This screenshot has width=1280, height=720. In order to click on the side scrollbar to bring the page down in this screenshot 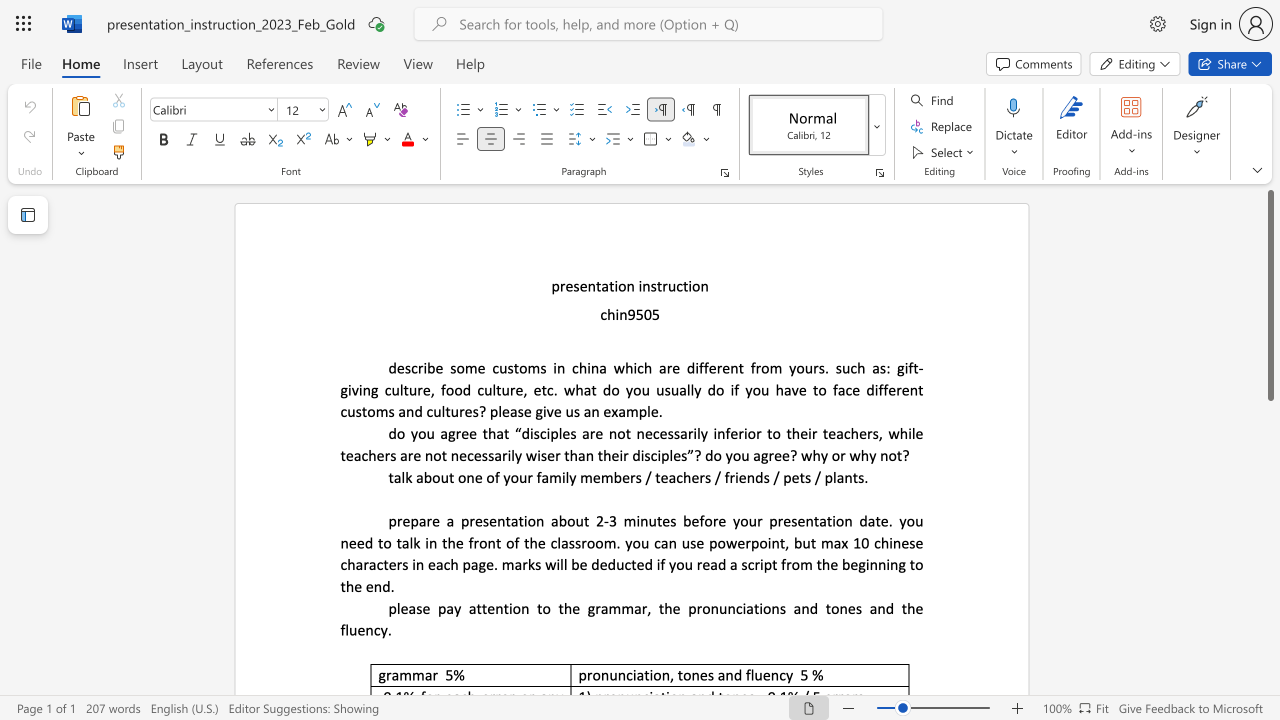, I will do `click(1269, 490)`.